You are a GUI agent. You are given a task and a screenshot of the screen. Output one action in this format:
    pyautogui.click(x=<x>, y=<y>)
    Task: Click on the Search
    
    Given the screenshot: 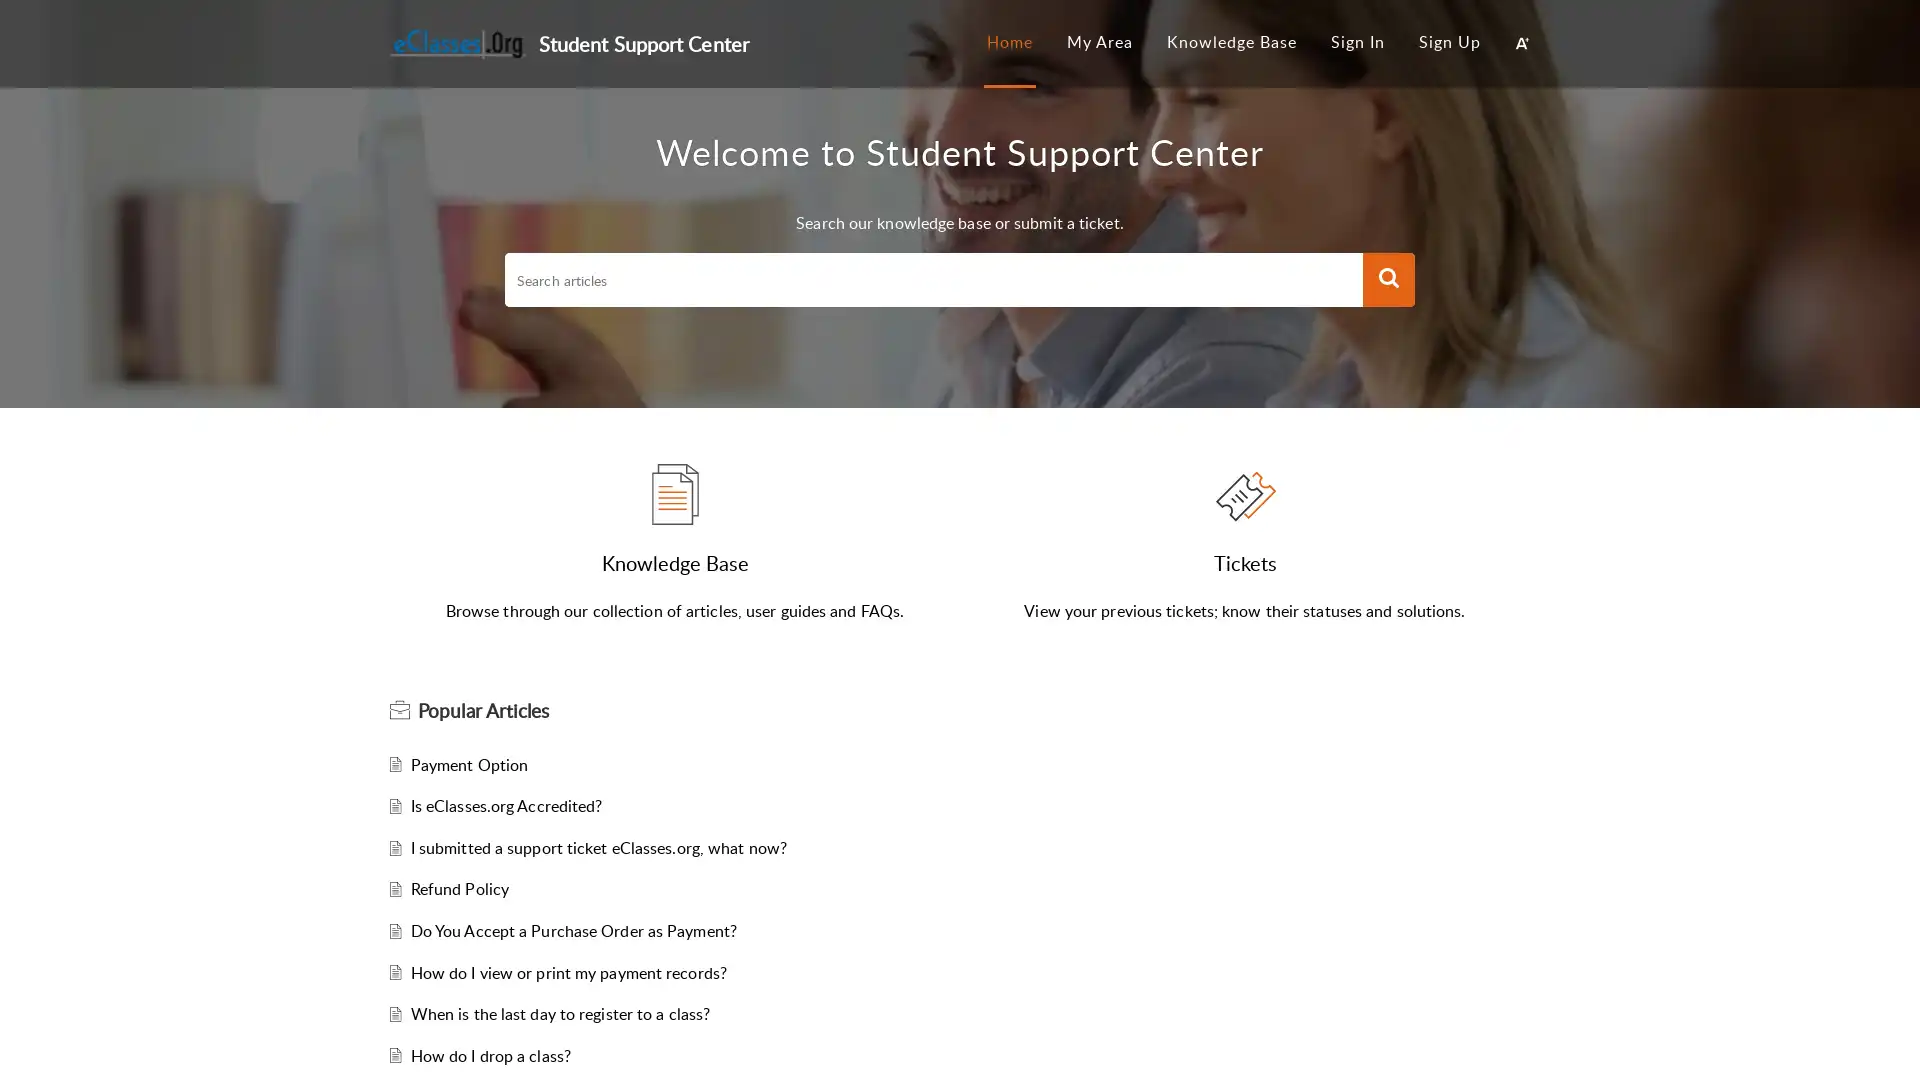 What is the action you would take?
    pyautogui.click(x=1387, y=279)
    